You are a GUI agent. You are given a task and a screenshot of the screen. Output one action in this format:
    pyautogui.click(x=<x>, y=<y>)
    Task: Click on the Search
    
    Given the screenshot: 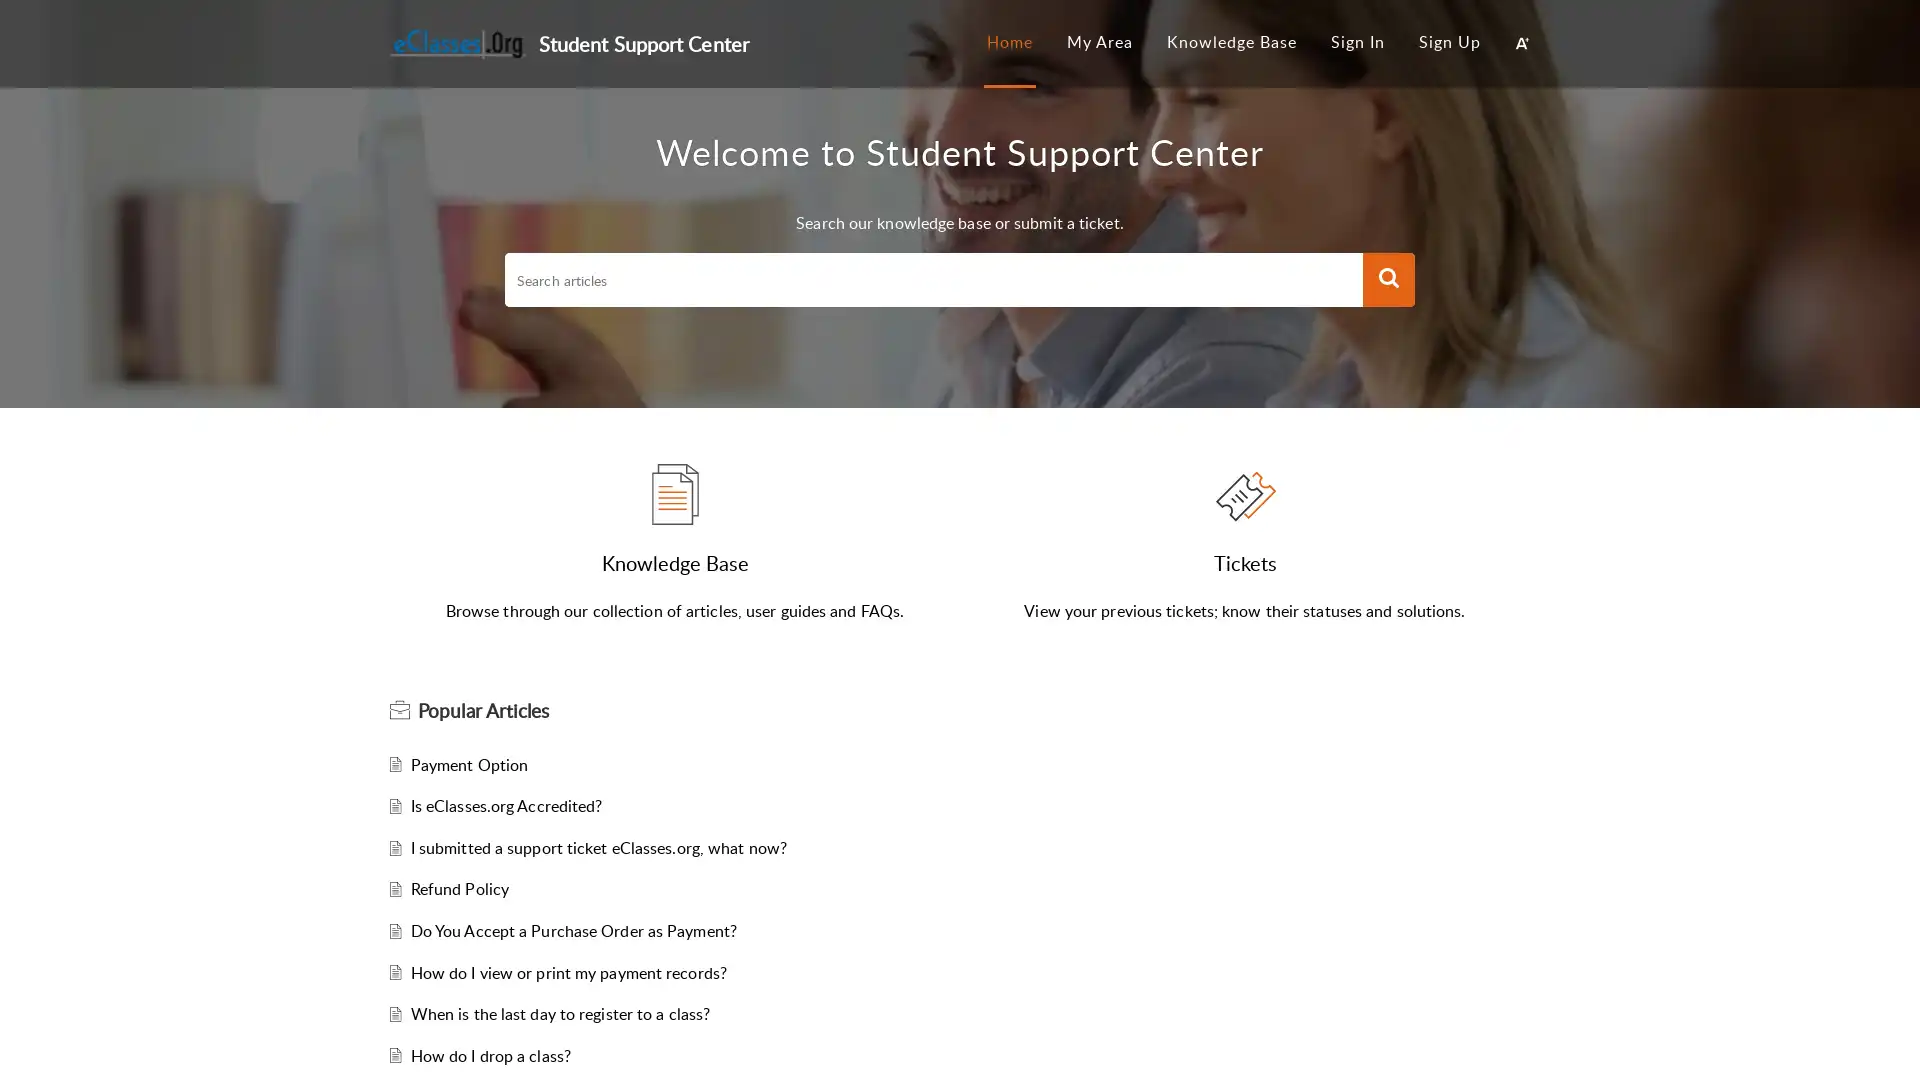 What is the action you would take?
    pyautogui.click(x=1387, y=279)
    